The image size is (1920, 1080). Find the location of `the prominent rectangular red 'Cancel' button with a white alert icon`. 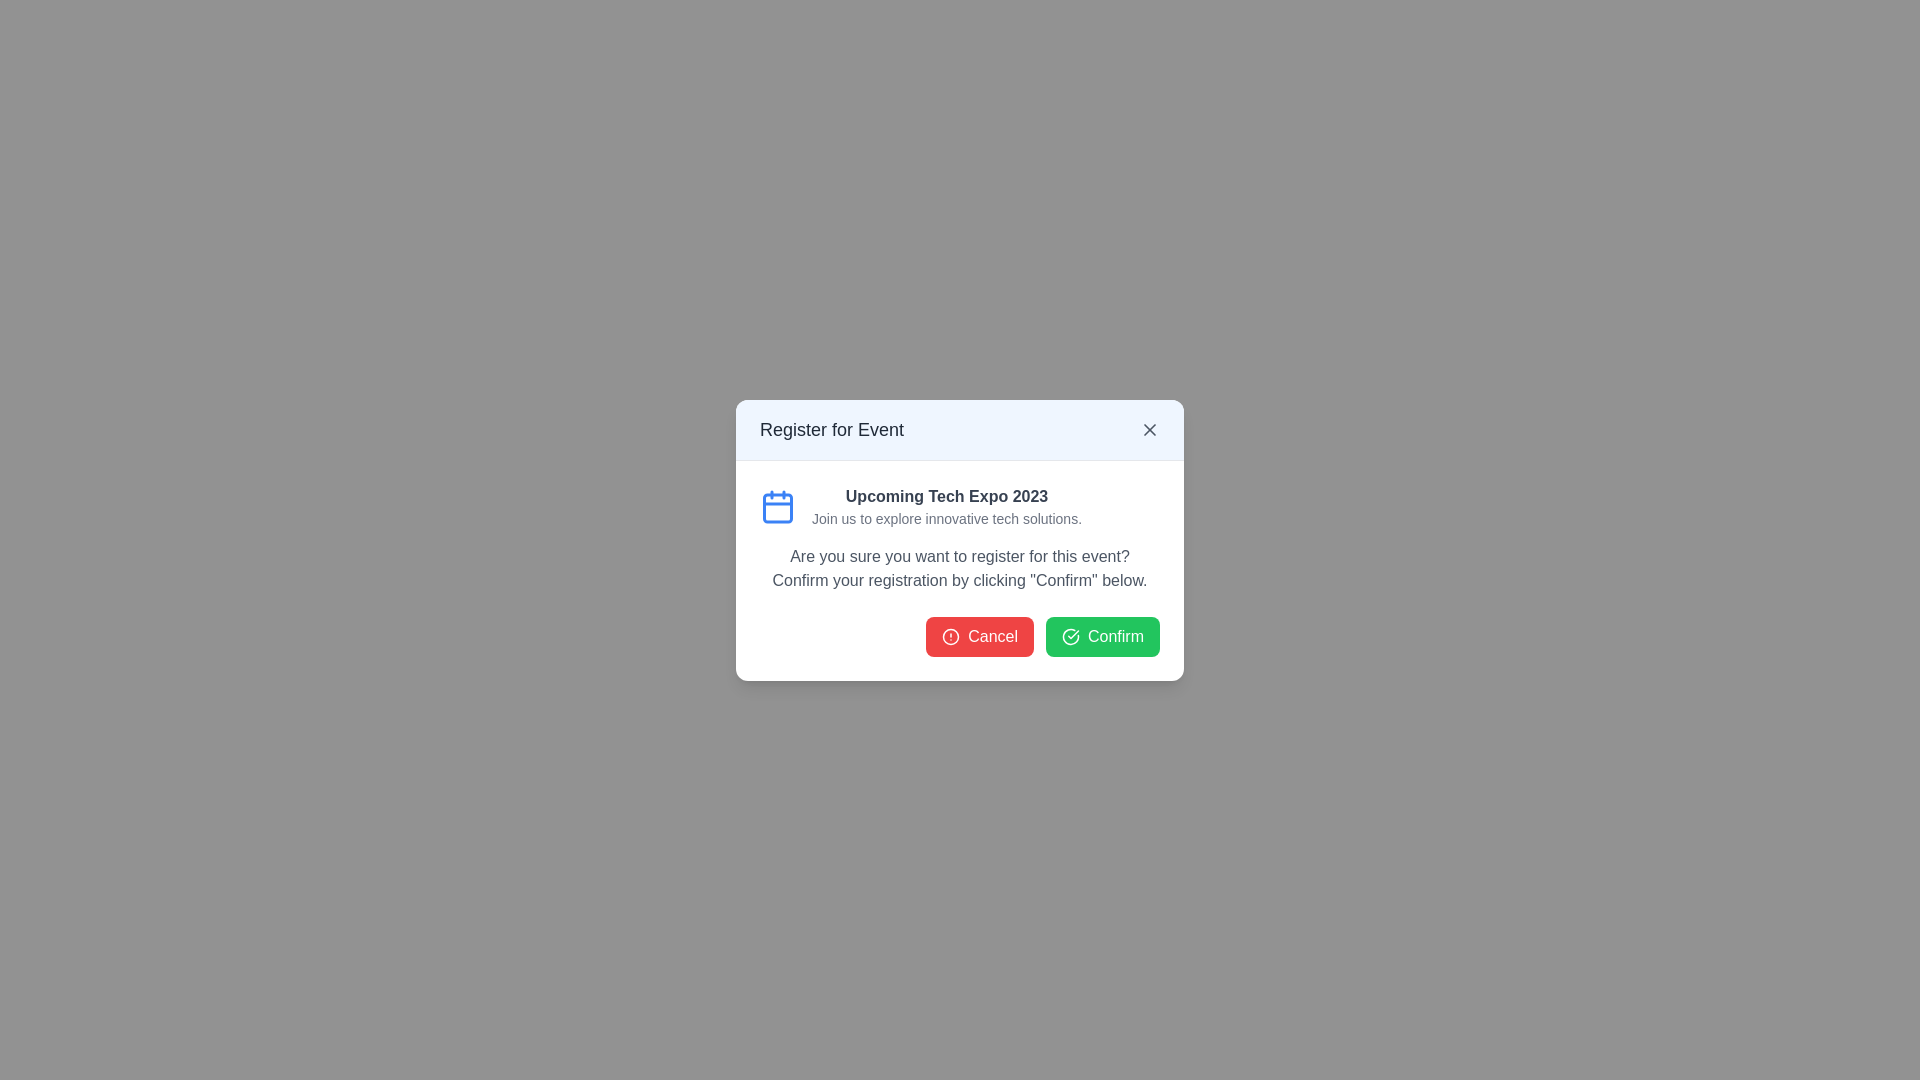

the prominent rectangular red 'Cancel' button with a white alert icon is located at coordinates (980, 636).